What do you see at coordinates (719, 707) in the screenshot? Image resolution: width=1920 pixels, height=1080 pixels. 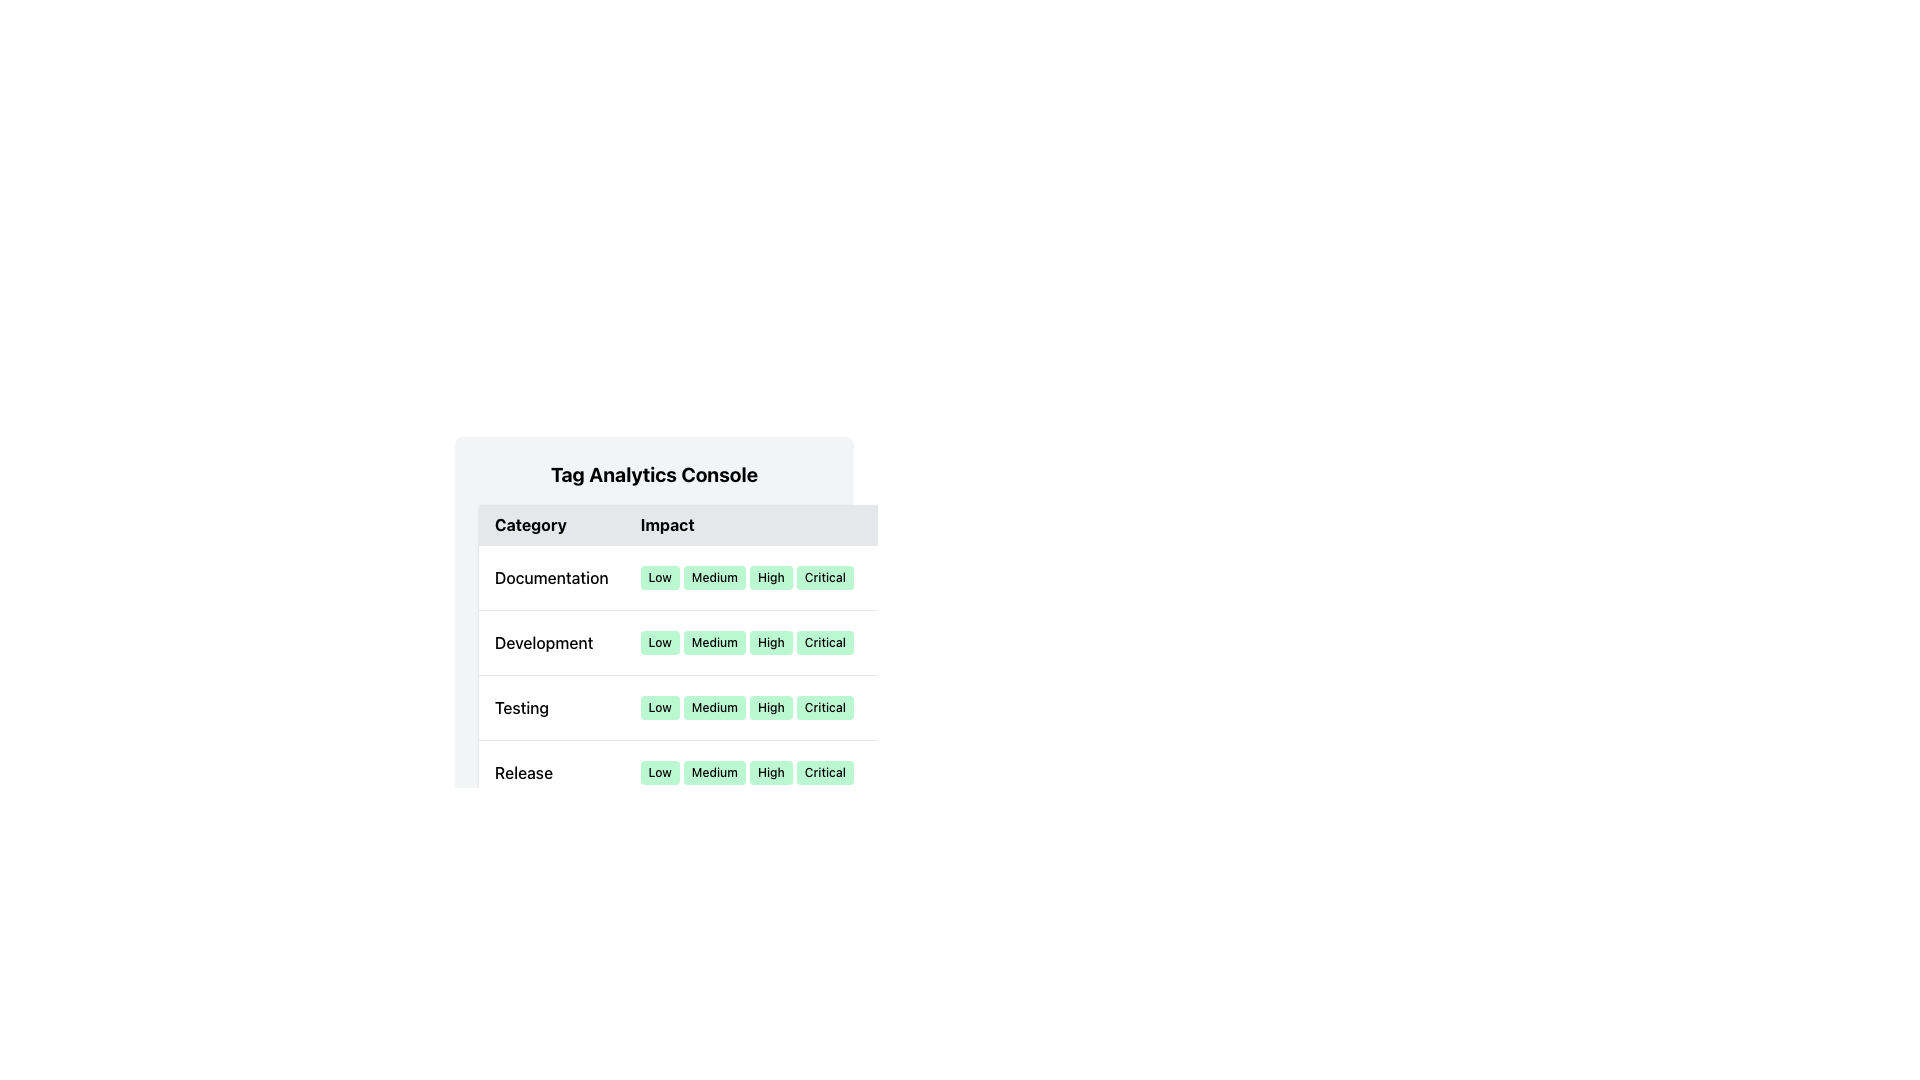 I see `the third row in the table labeled 'Testing', which contains the green rounded boxes for 'Low', 'Medium', 'High', and 'Critical'` at bounding box center [719, 707].